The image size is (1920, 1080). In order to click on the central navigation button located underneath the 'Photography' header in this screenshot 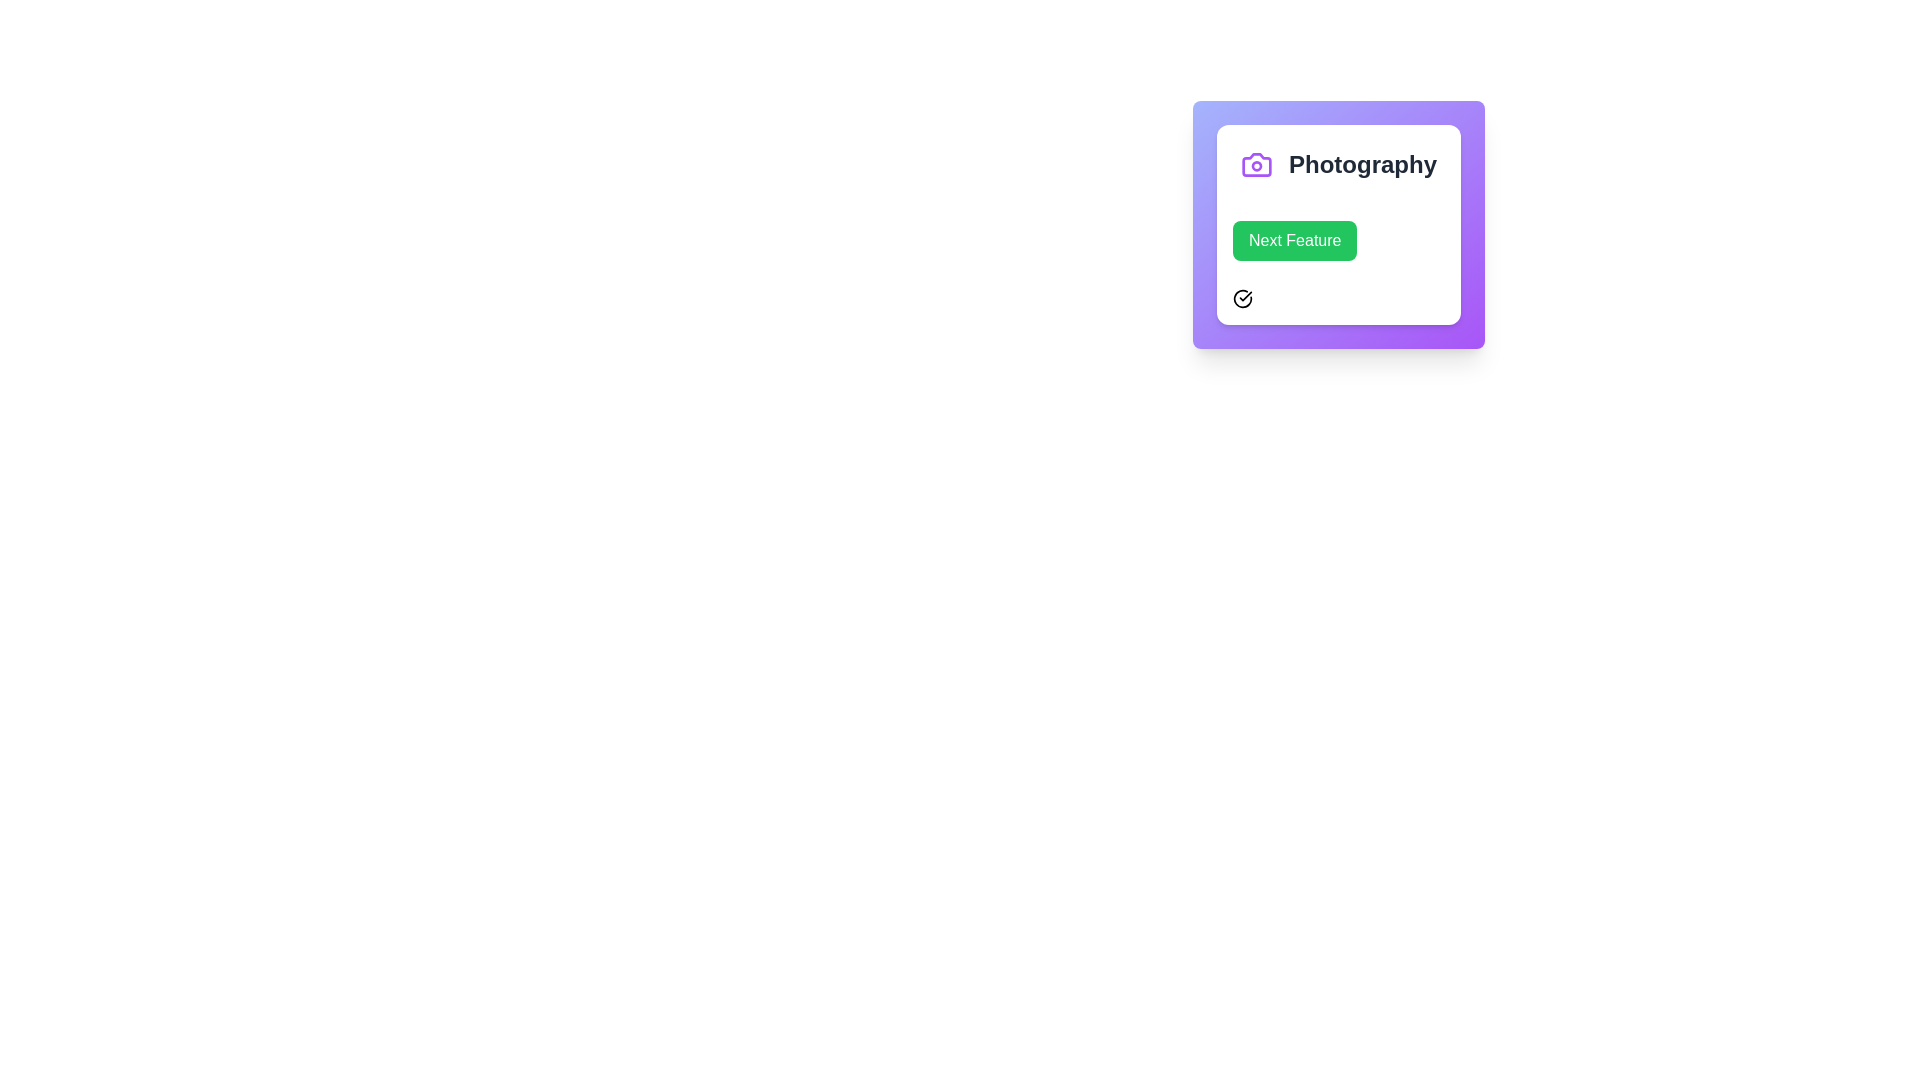, I will do `click(1295, 239)`.